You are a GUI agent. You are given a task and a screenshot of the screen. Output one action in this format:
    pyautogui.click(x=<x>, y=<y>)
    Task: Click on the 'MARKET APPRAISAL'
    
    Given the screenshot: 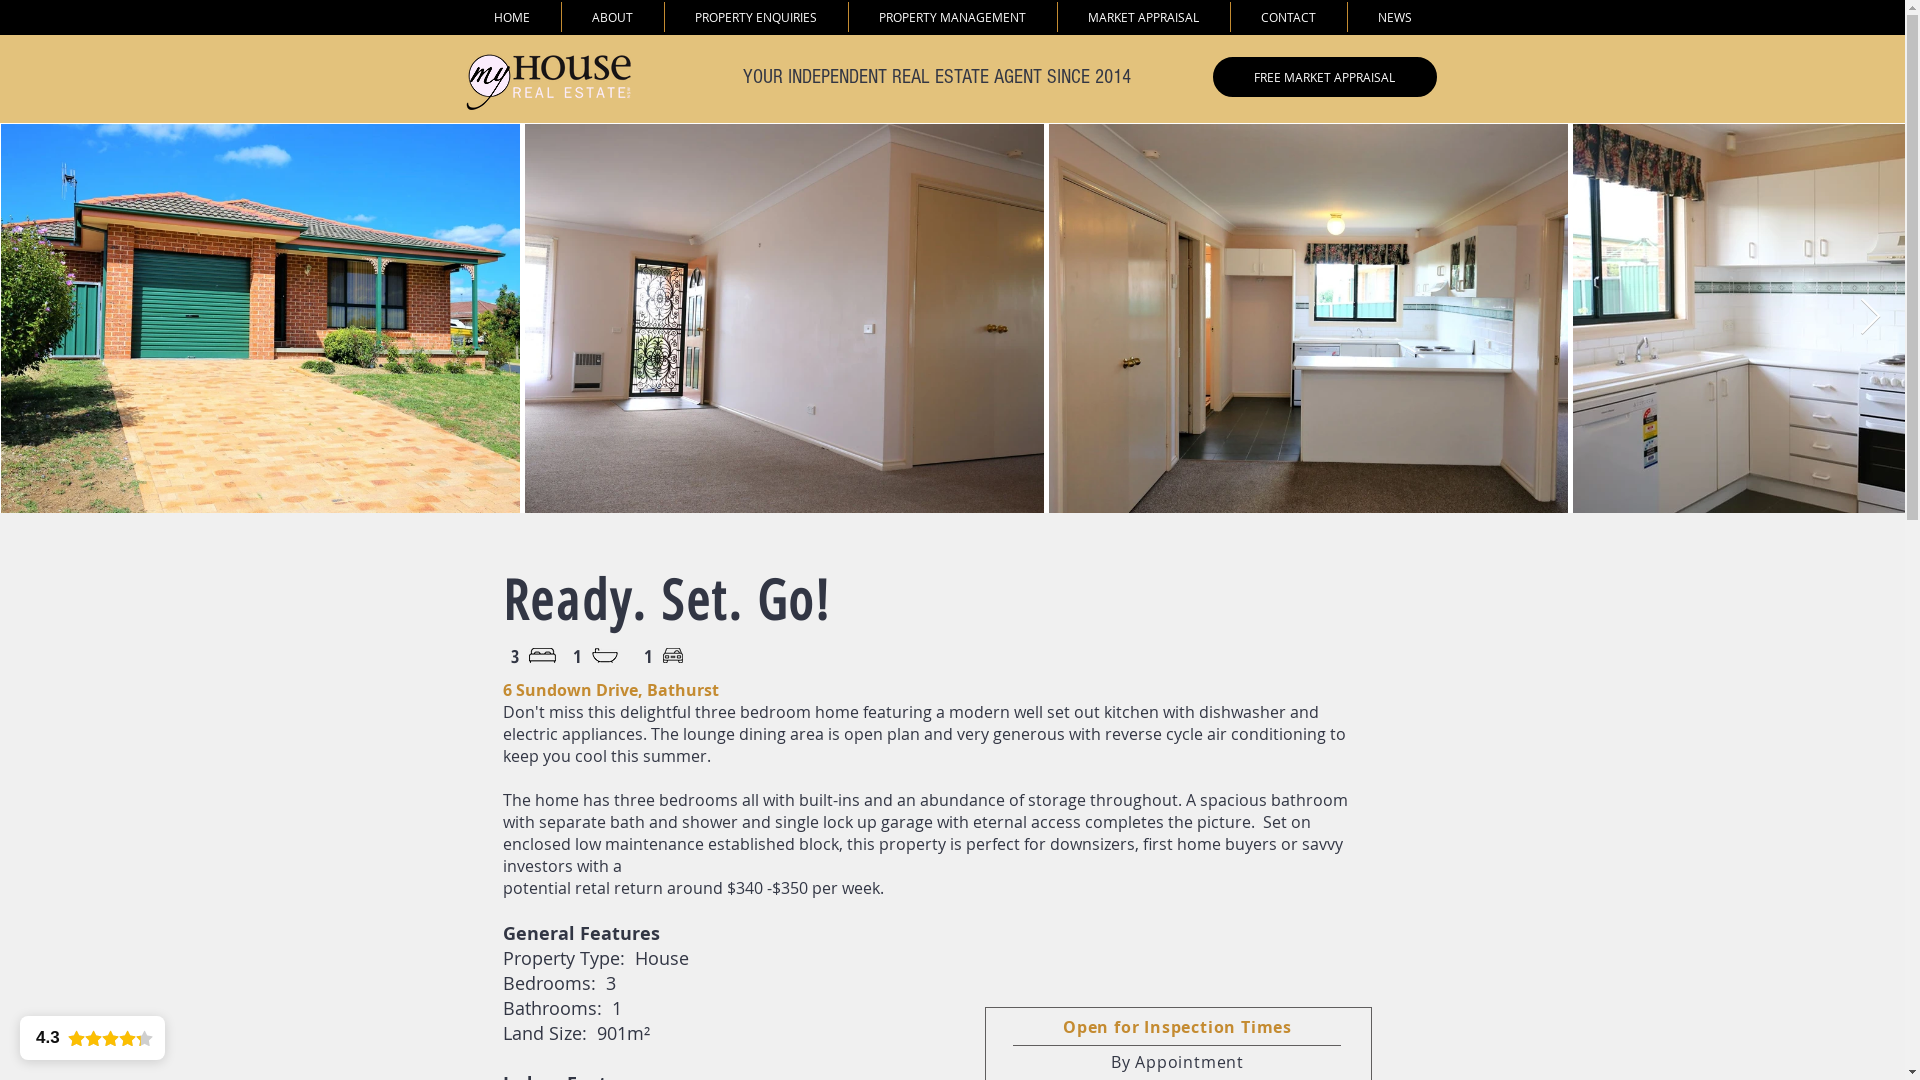 What is the action you would take?
    pyautogui.click(x=1143, y=16)
    